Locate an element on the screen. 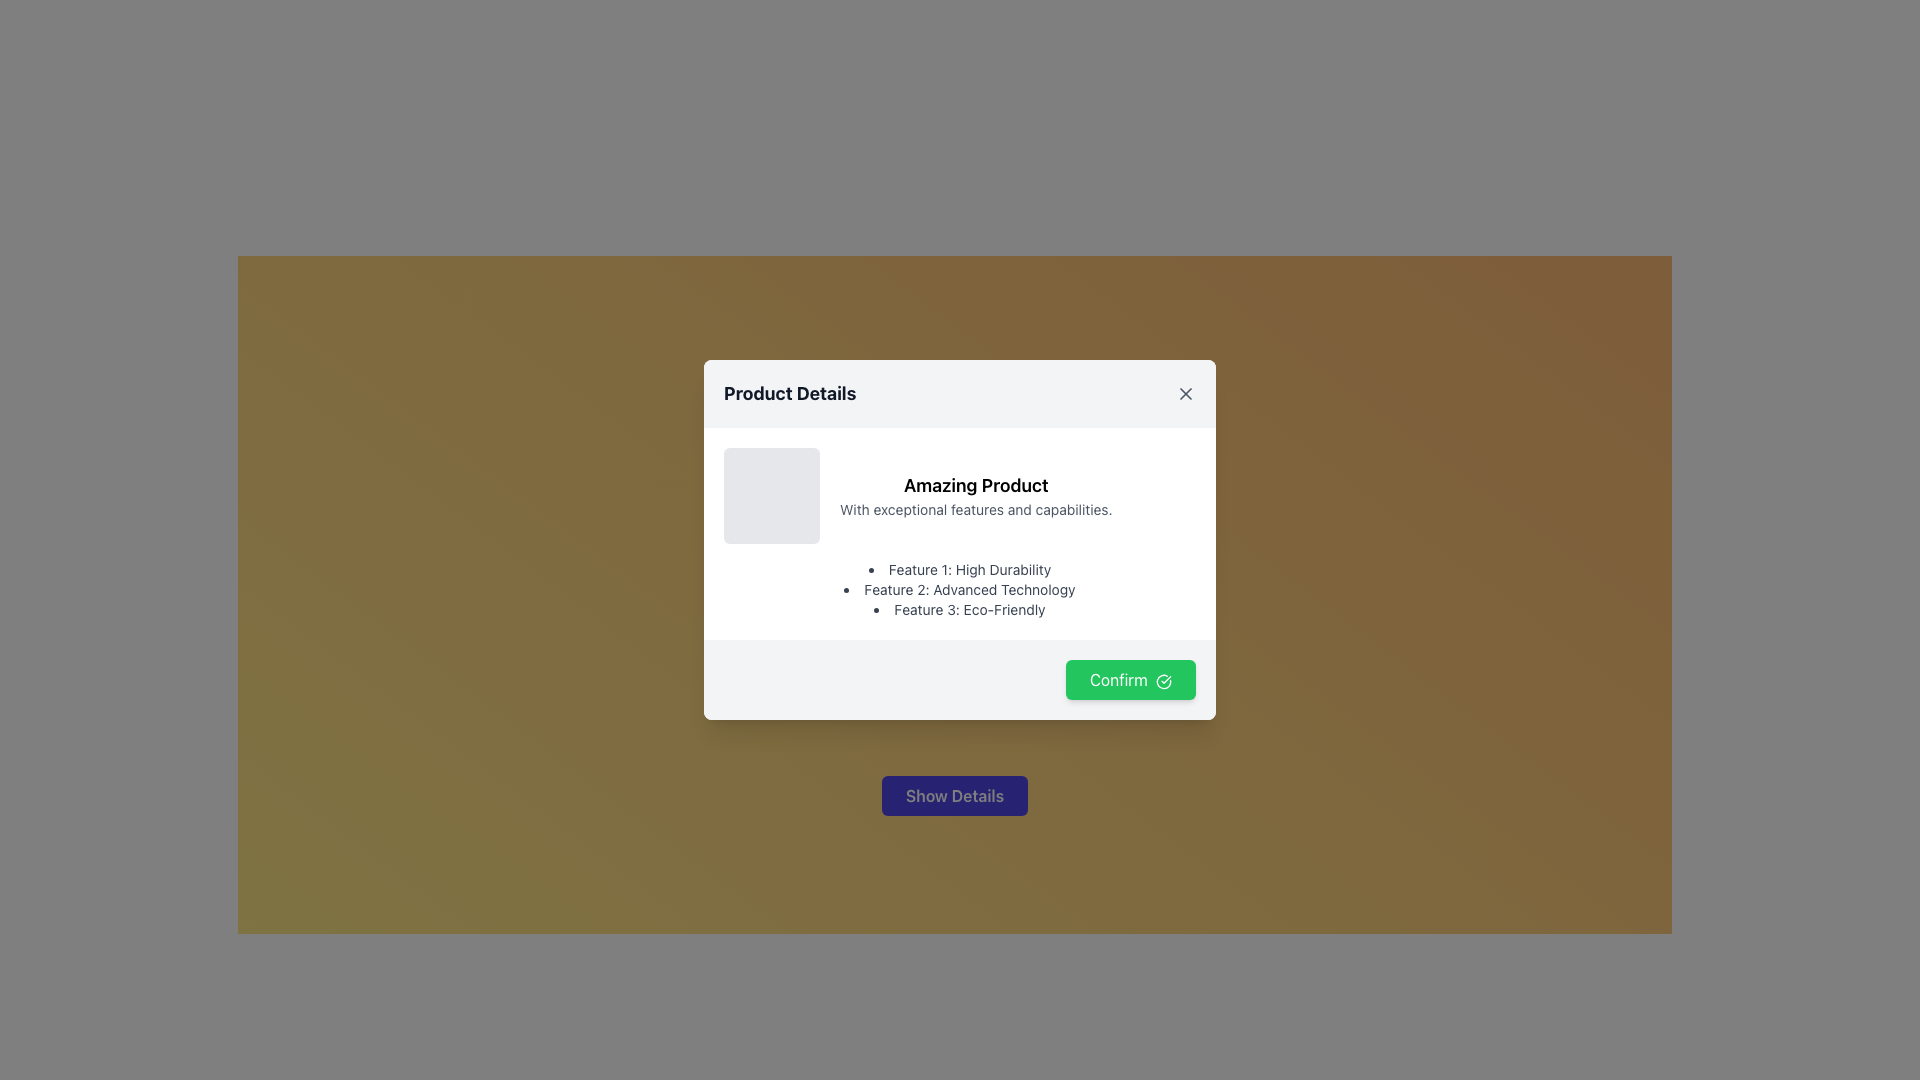 Image resolution: width=1920 pixels, height=1080 pixels. the decorative 'close' icon in the top-right corner of the 'Product Details' modal is located at coordinates (1185, 393).